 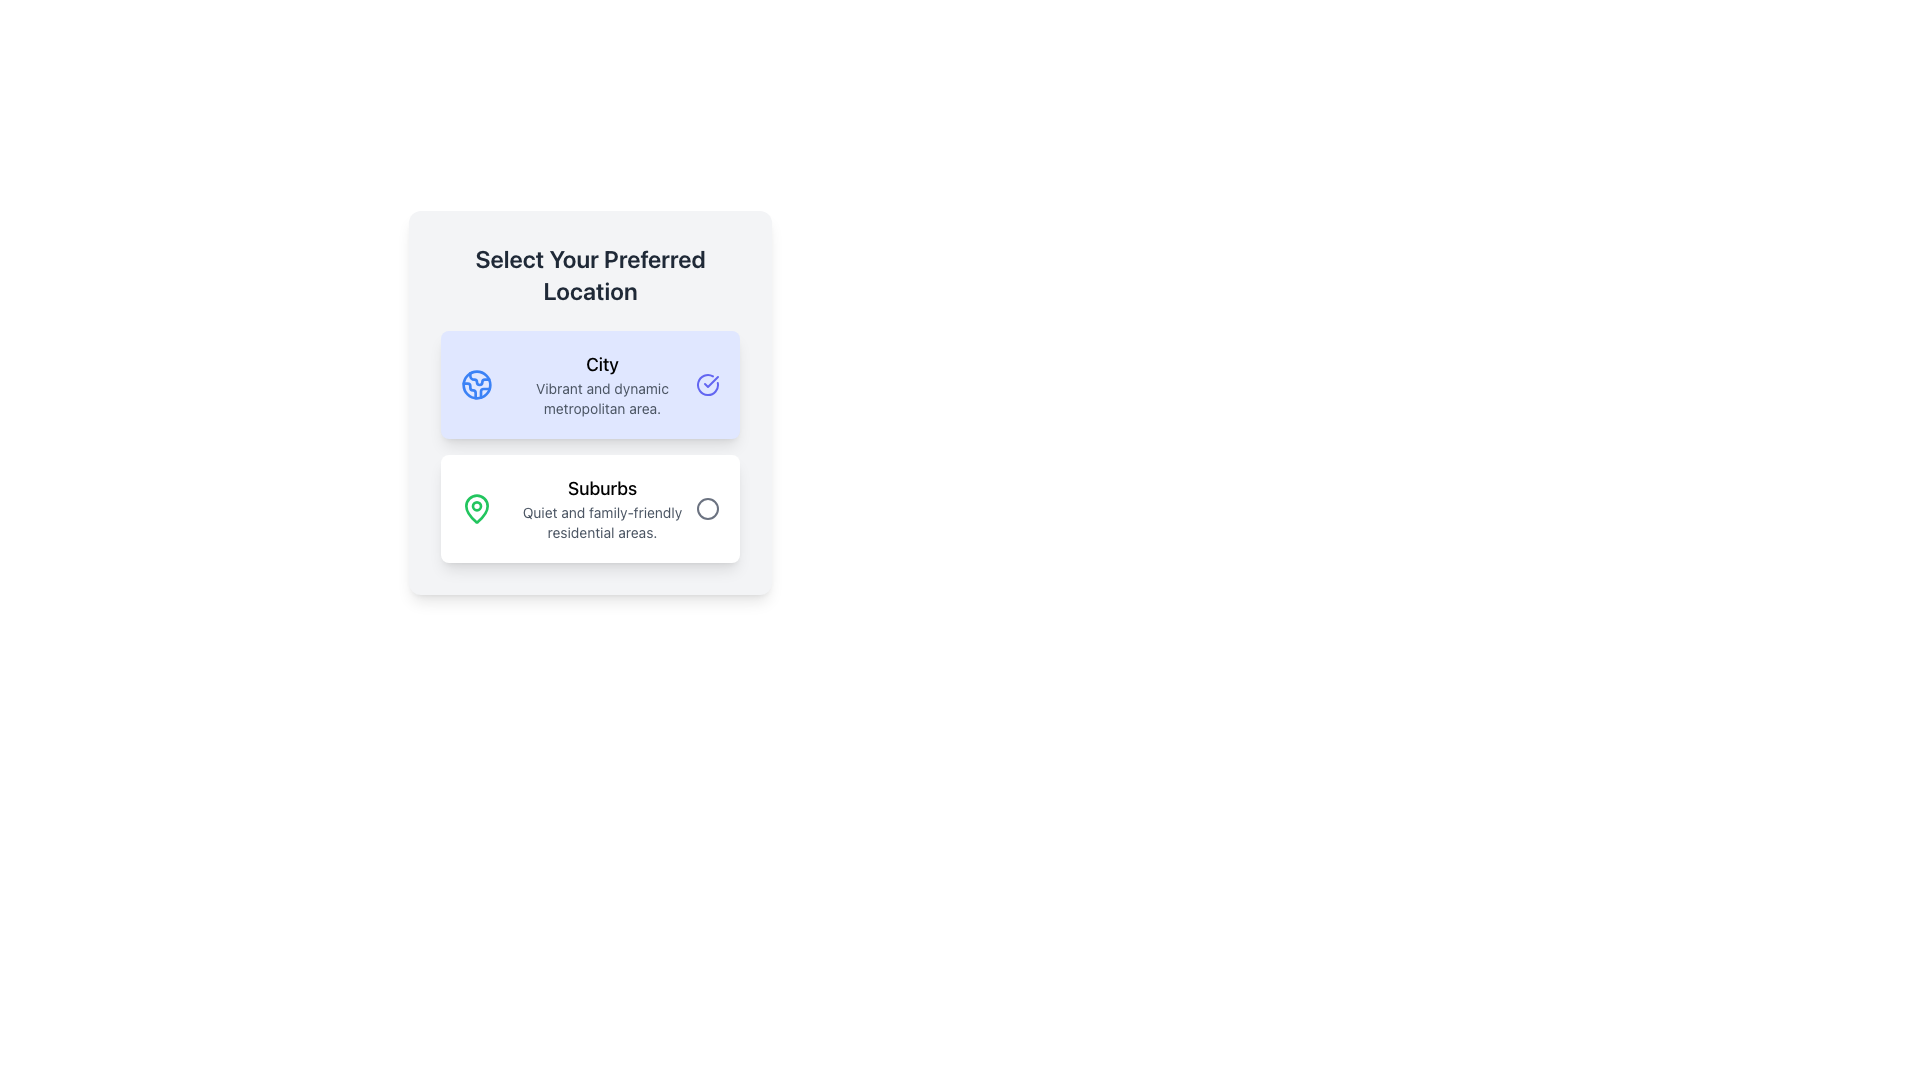 What do you see at coordinates (589, 508) in the screenshot?
I see `the 'Suburbs' selectable option, which features a green location marker icon and a description of 'Quiet and family-friendly residential areas.'` at bounding box center [589, 508].